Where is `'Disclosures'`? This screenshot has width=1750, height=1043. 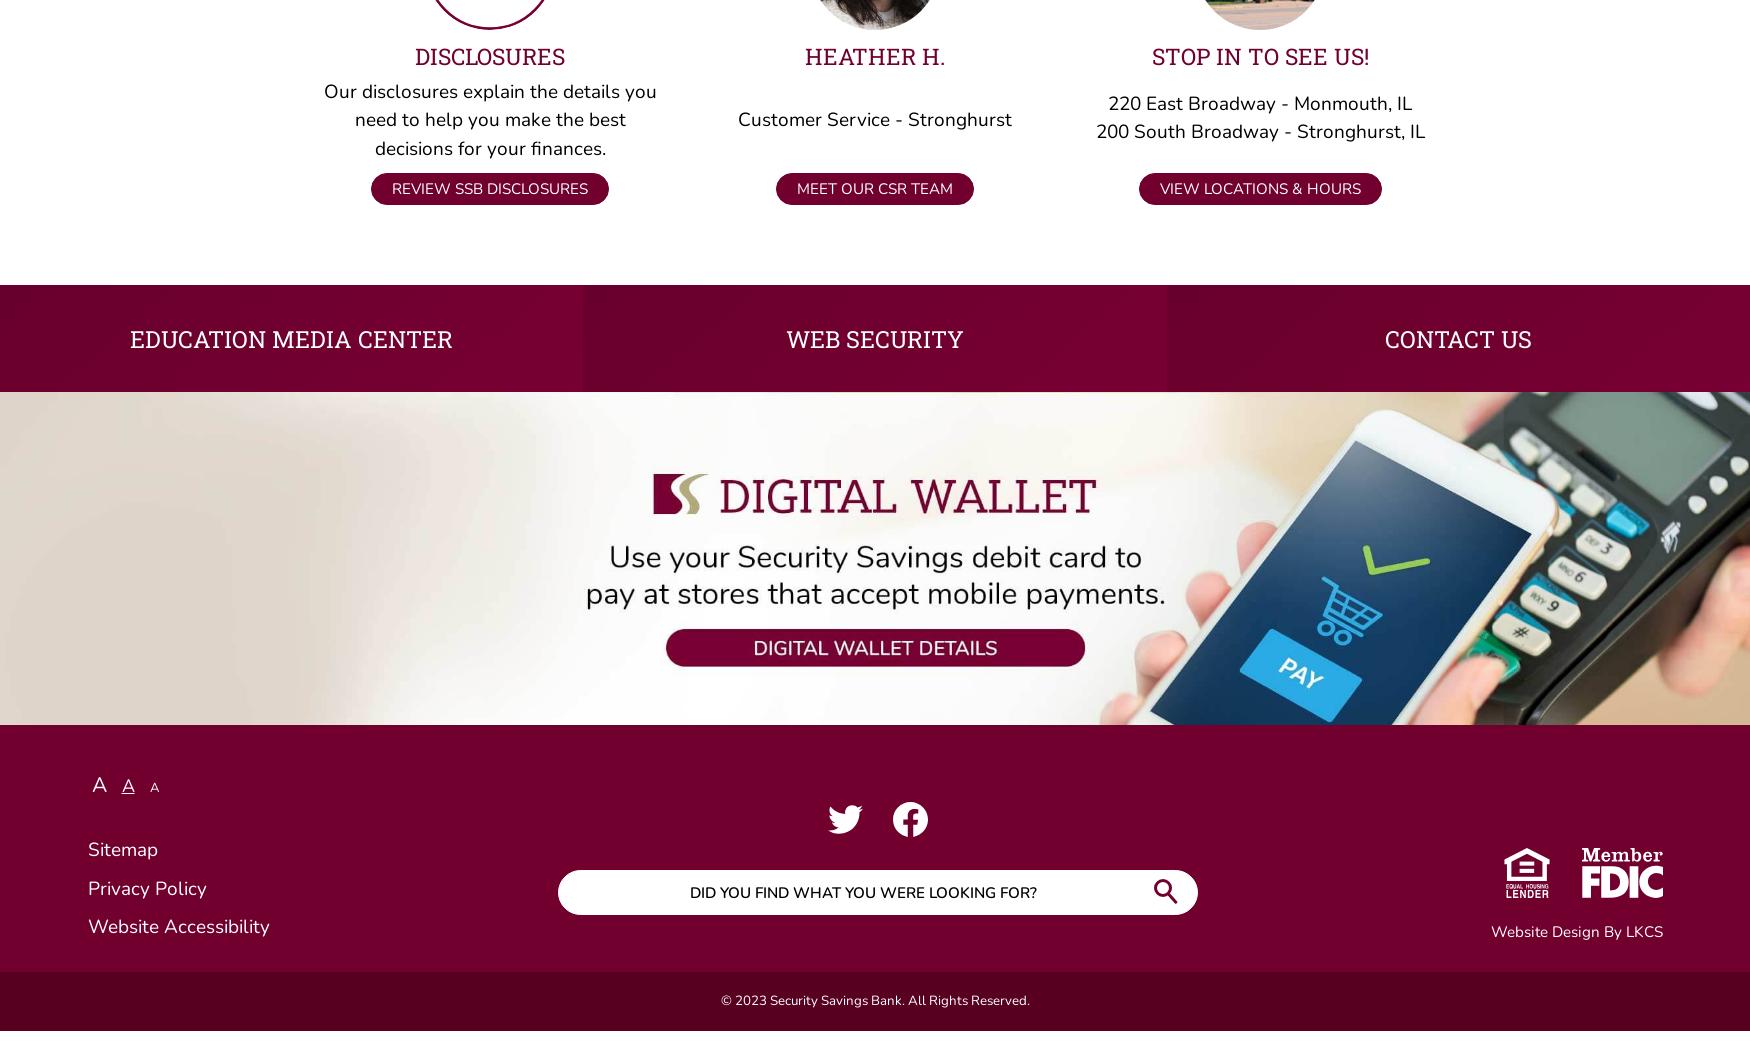
'Disclosures' is located at coordinates (490, 65).